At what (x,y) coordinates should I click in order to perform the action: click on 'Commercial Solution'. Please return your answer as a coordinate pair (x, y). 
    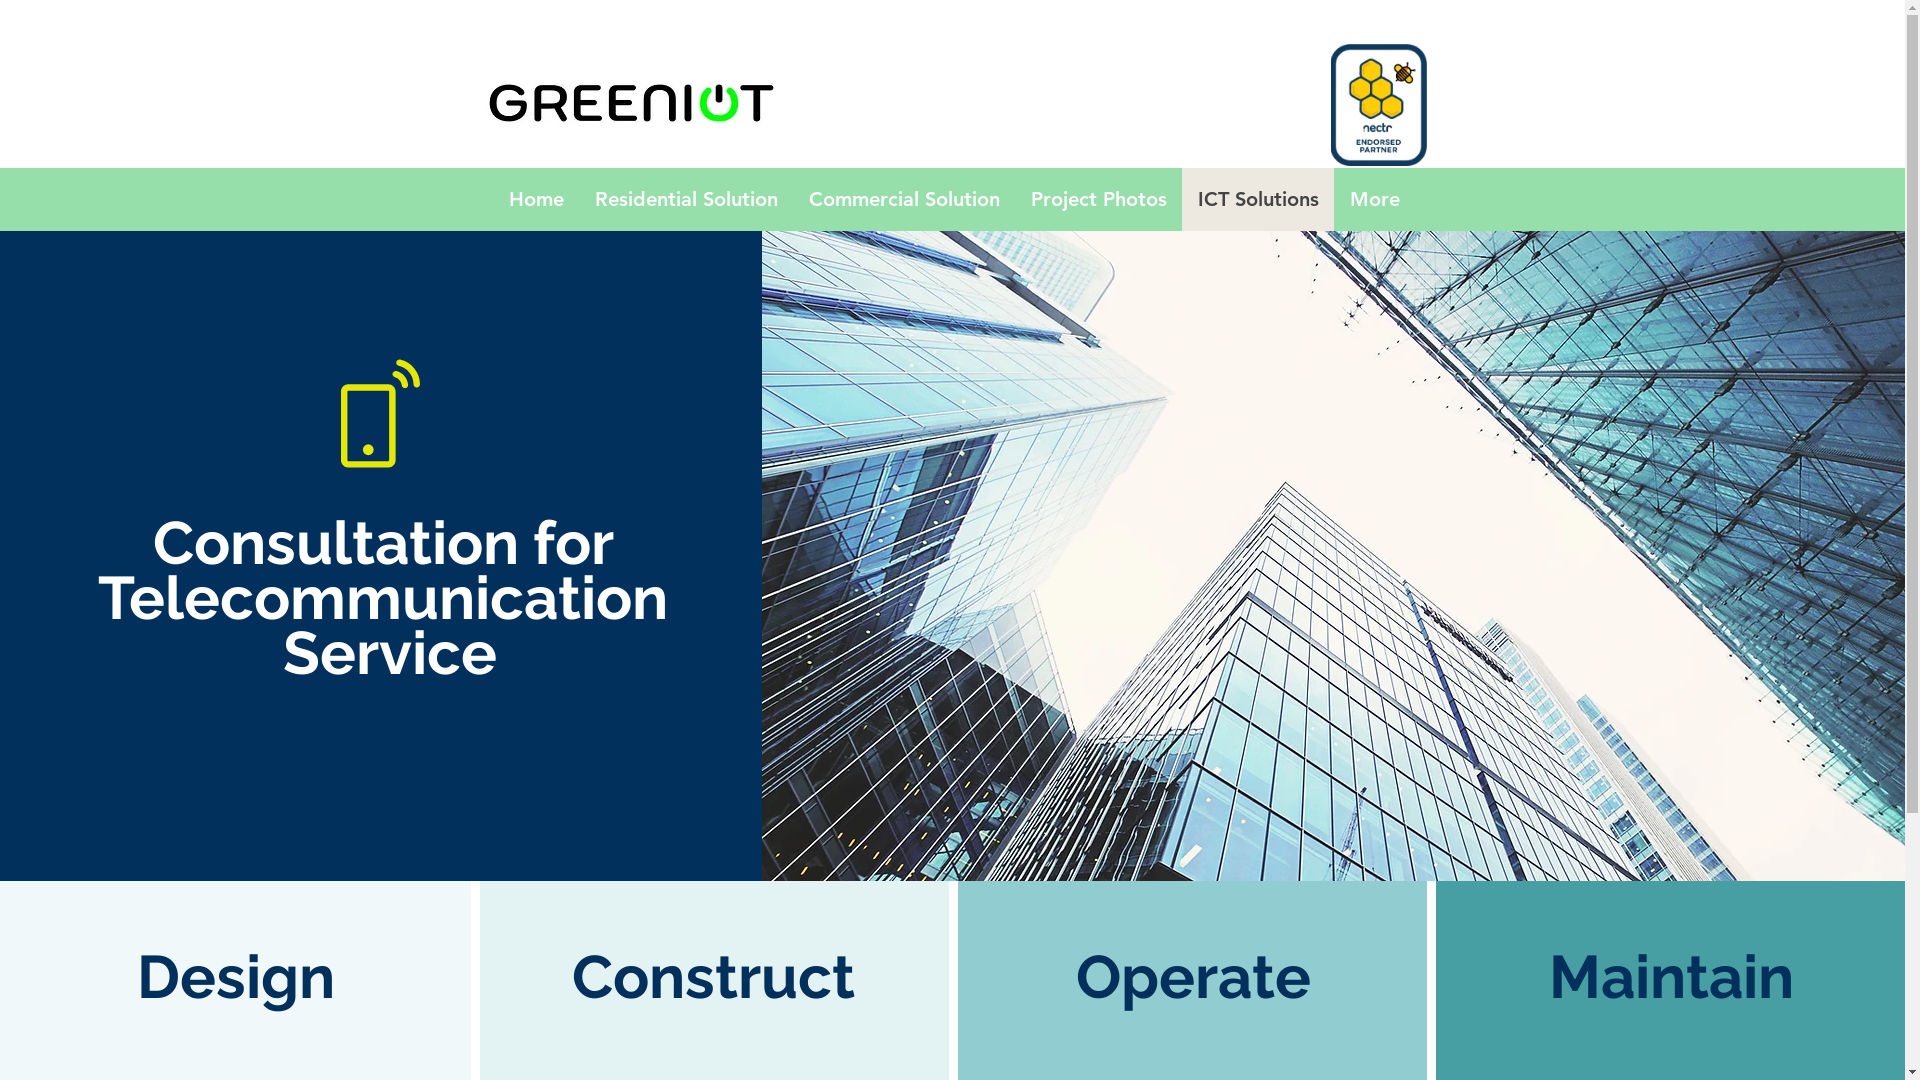
    Looking at the image, I should click on (901, 199).